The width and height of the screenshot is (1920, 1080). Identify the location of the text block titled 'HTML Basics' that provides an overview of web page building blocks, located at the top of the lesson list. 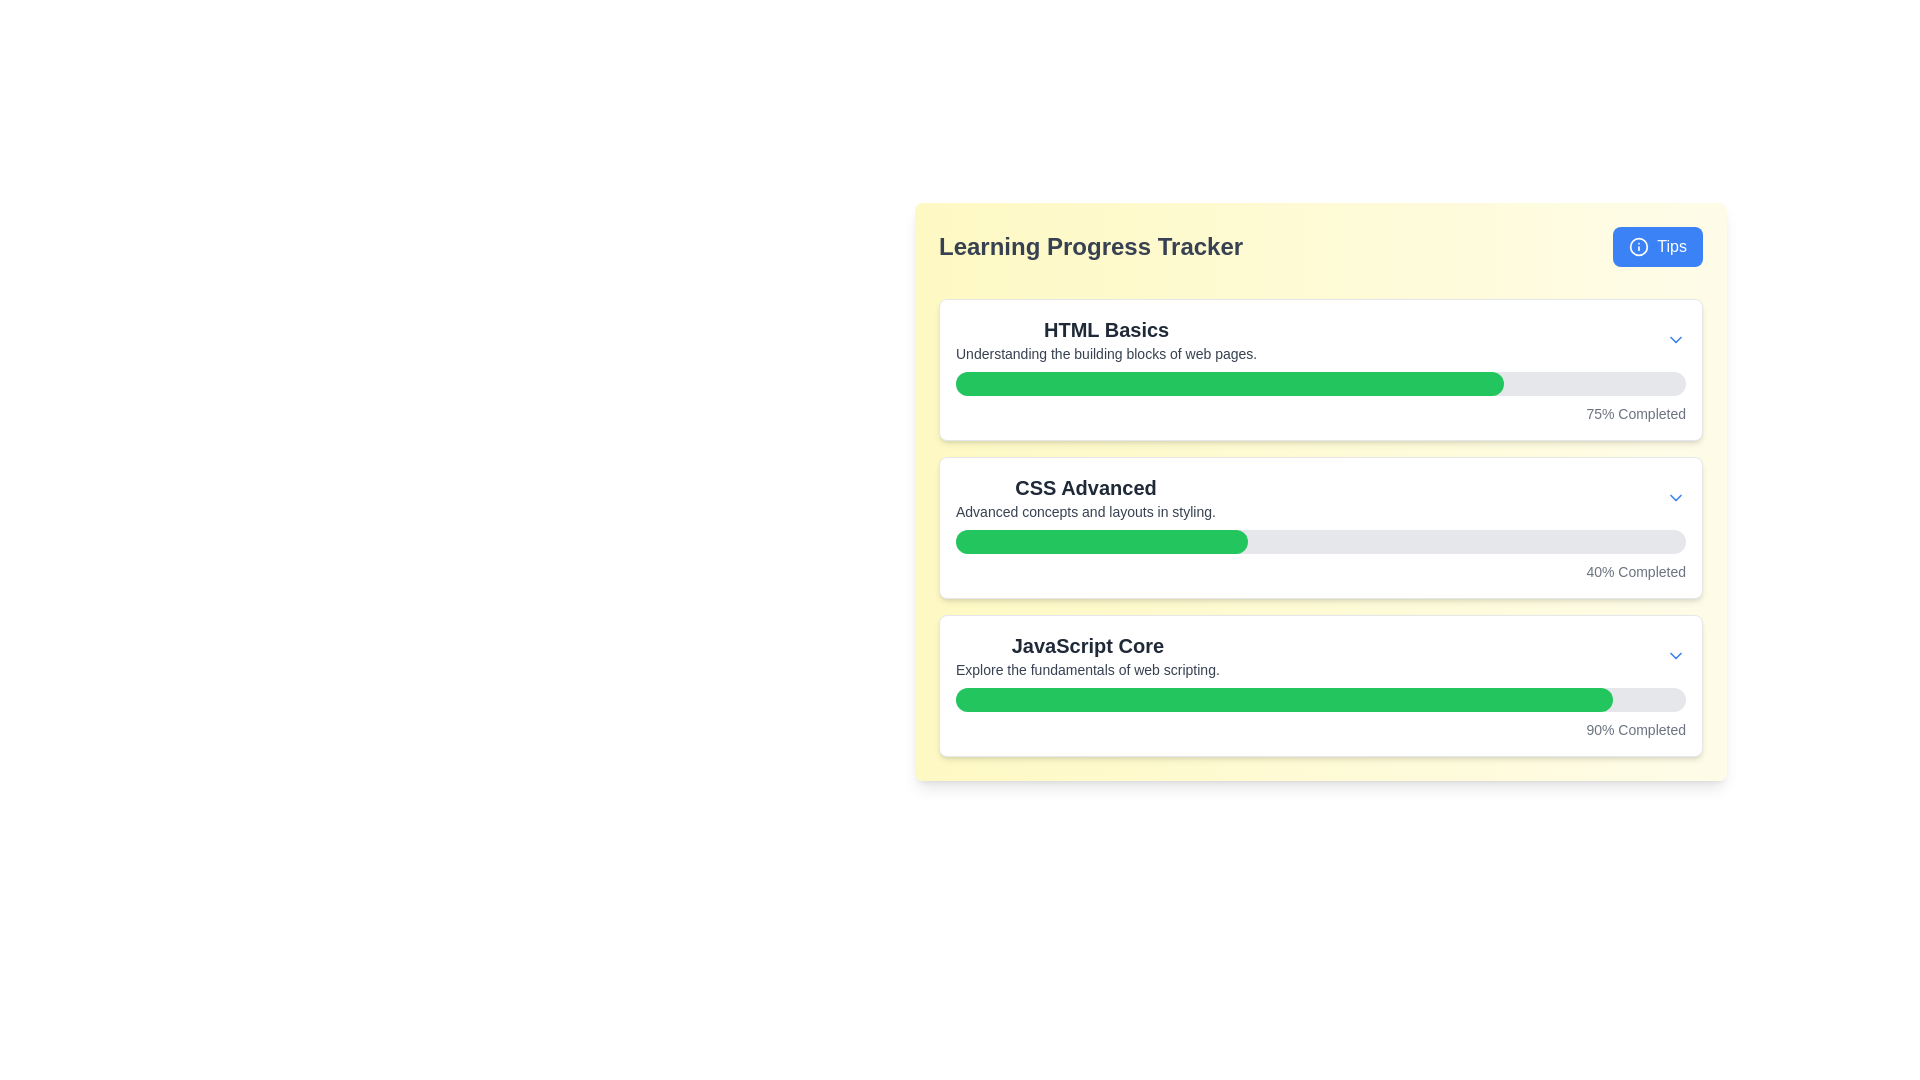
(1105, 338).